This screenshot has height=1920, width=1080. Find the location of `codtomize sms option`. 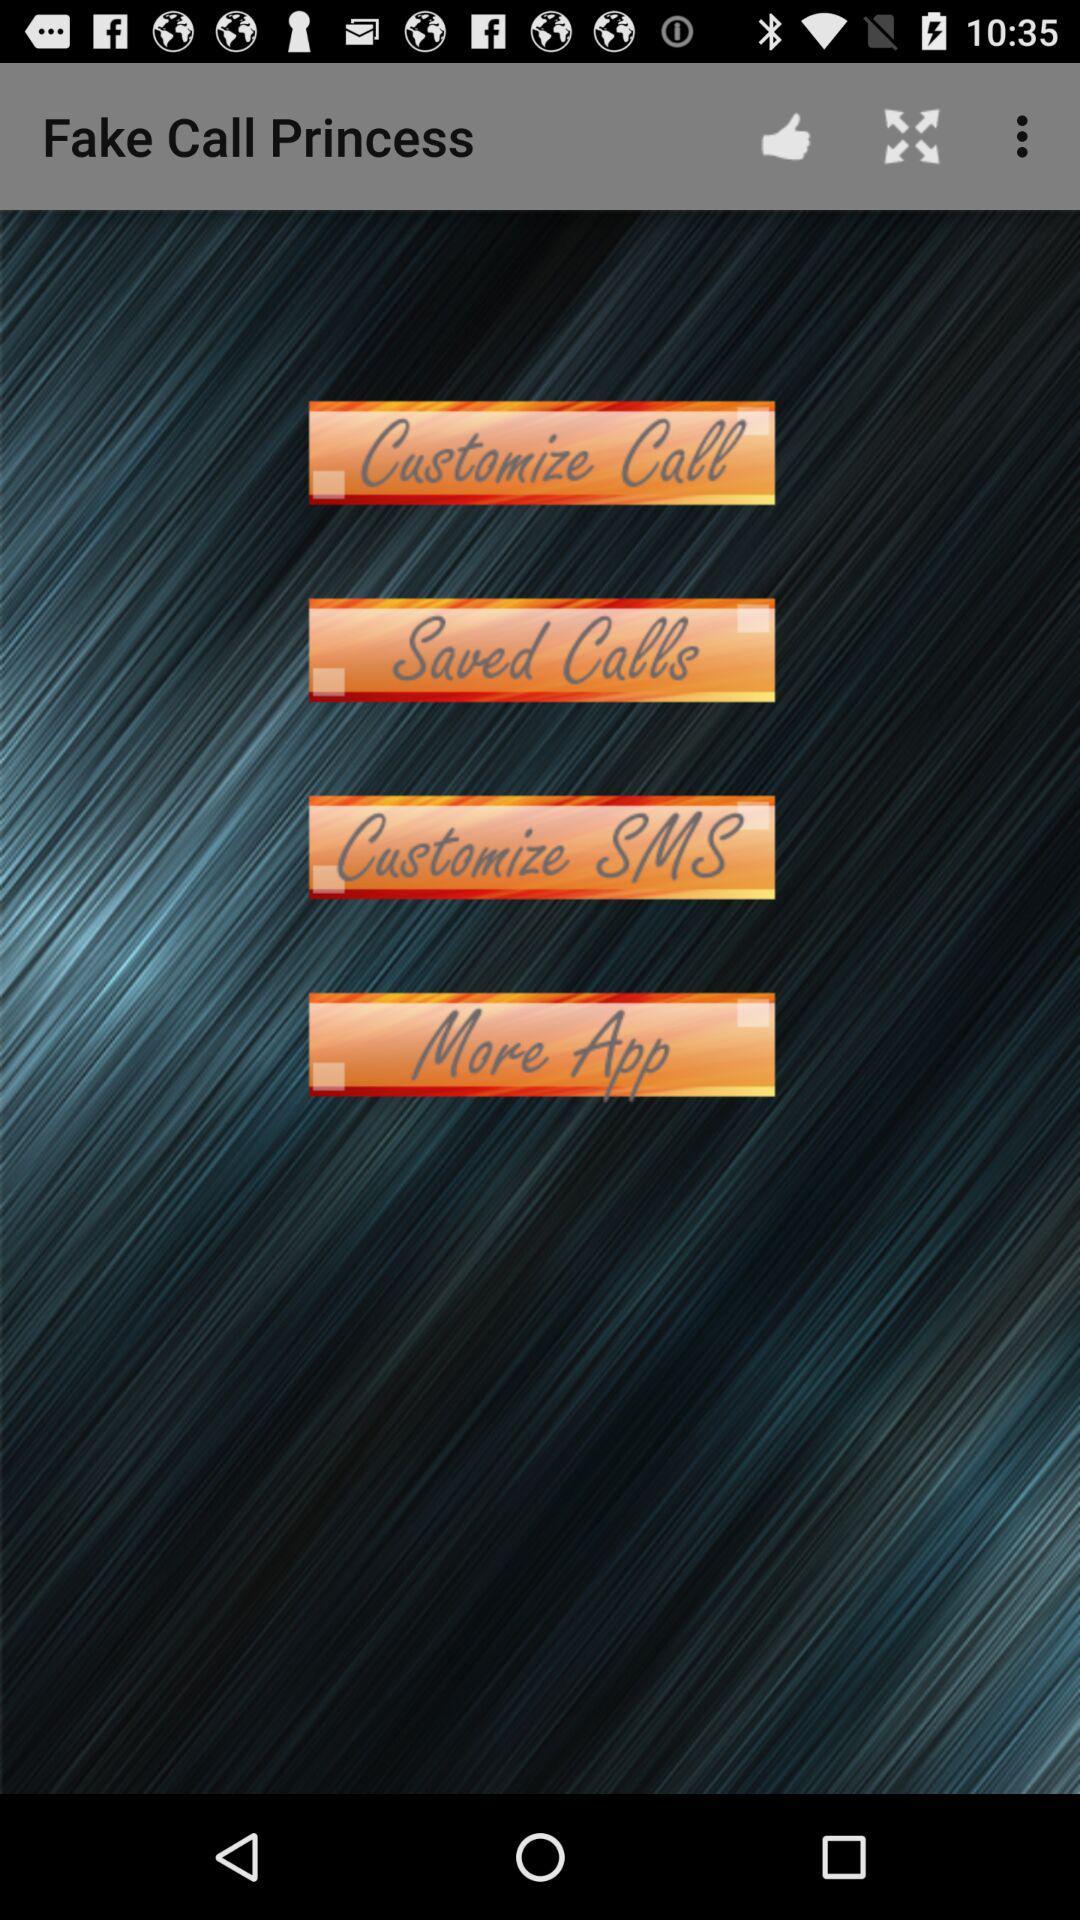

codtomize sms option is located at coordinates (540, 847).